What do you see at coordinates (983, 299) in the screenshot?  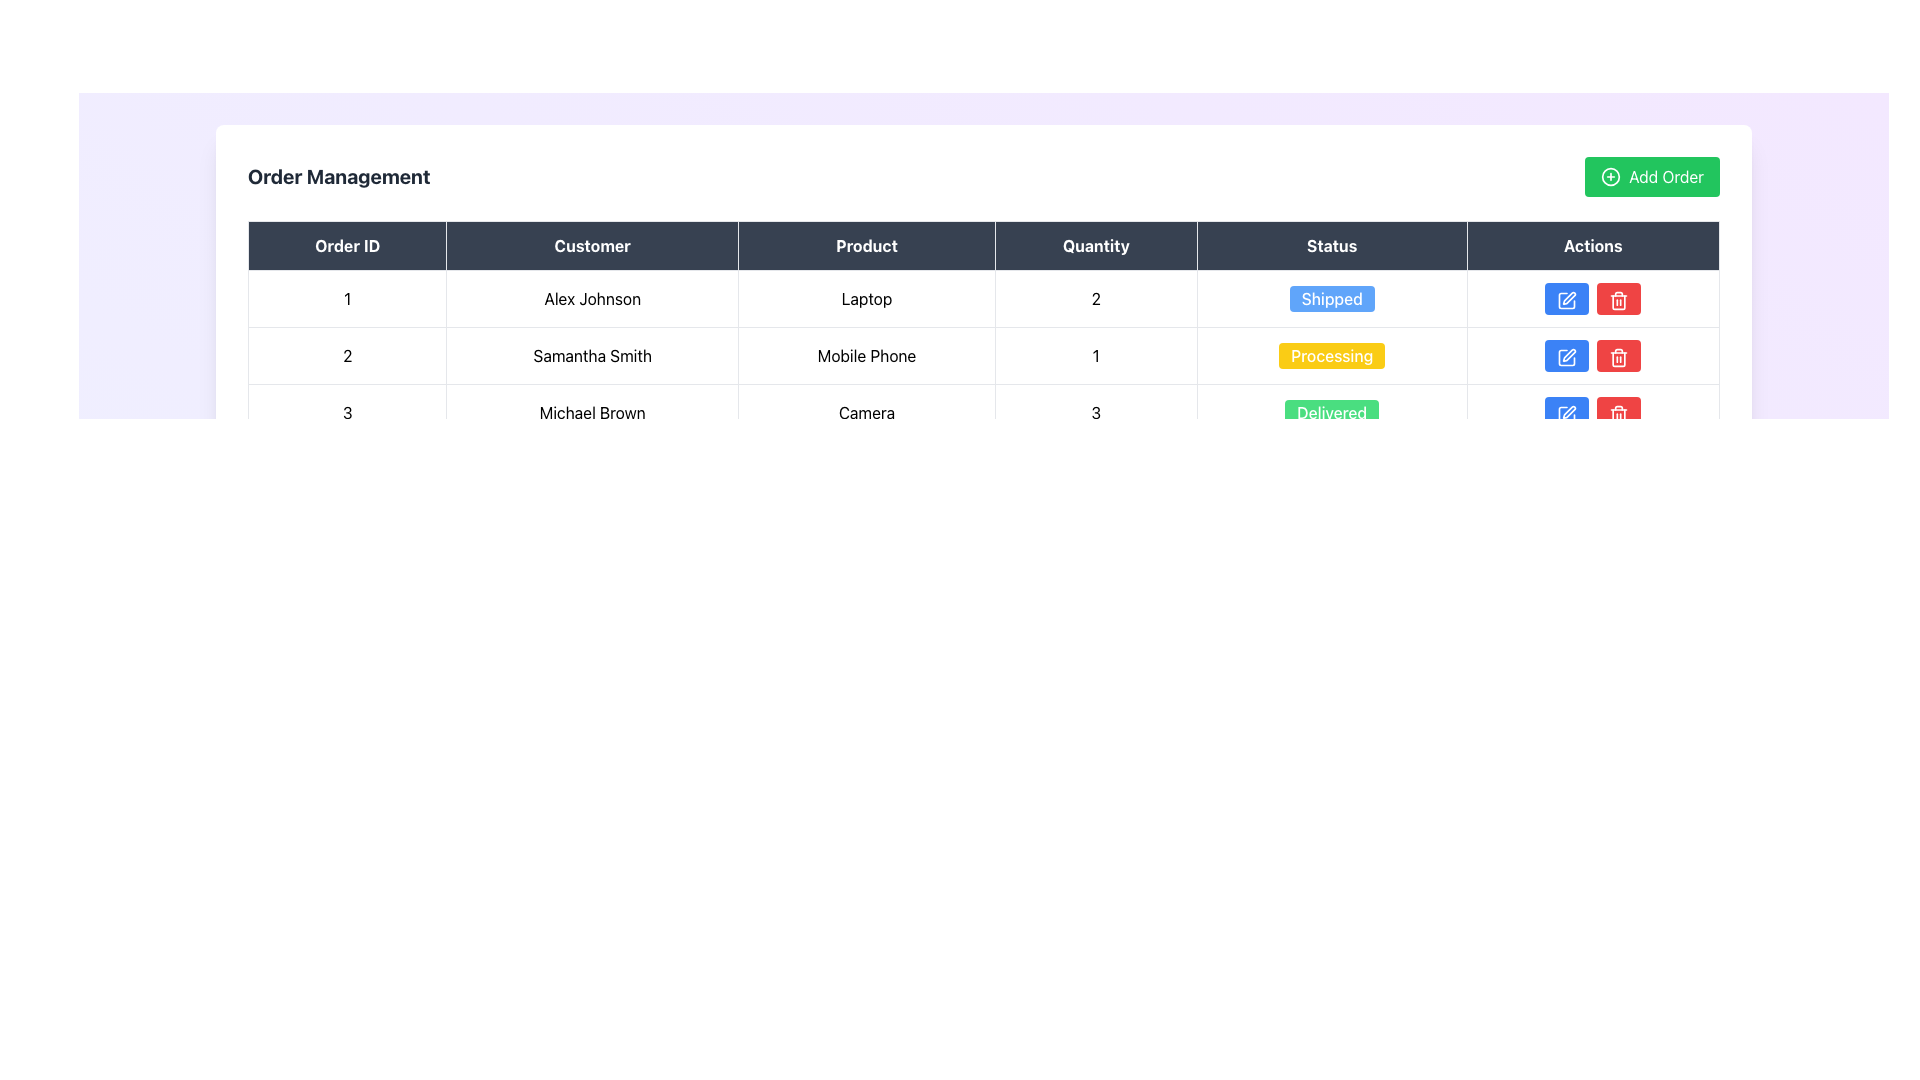 I see `the first row of the data table which displays information about an order, including Order ID, Customer name, Product name, Quantity, and Status, as it is interactive` at bounding box center [983, 299].